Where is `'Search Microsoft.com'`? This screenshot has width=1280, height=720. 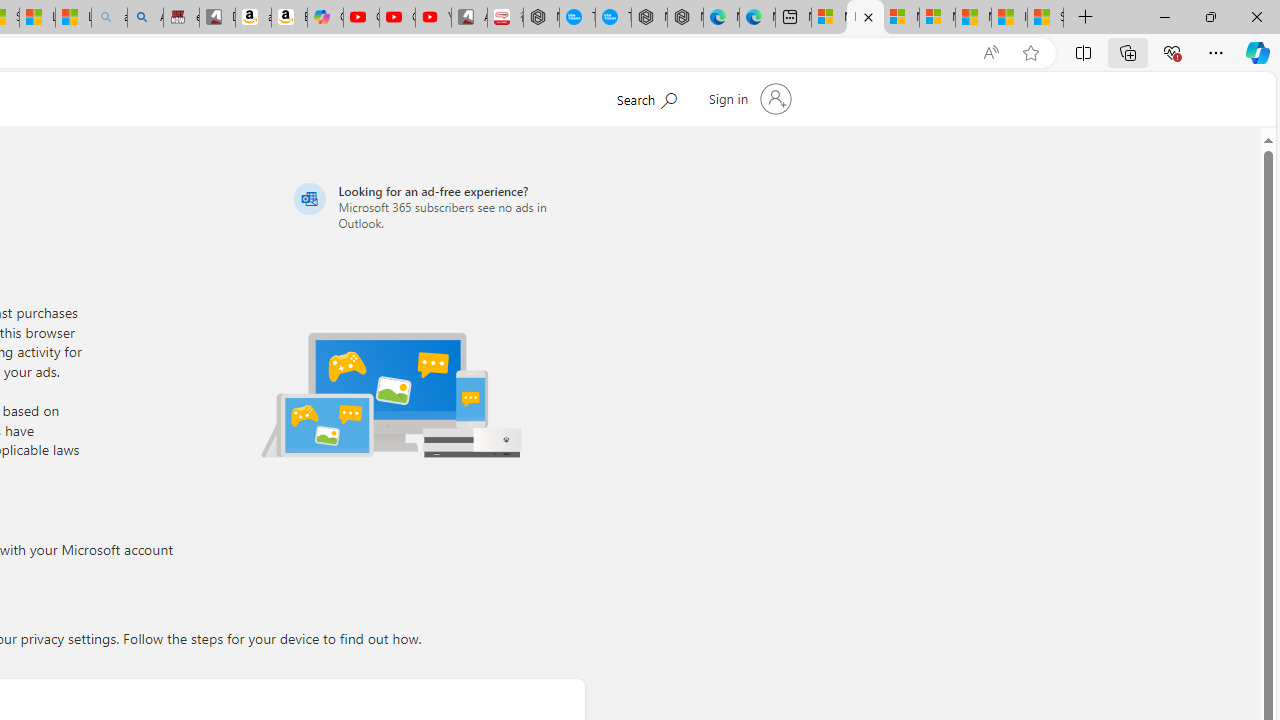
'Search Microsoft.com' is located at coordinates (646, 97).